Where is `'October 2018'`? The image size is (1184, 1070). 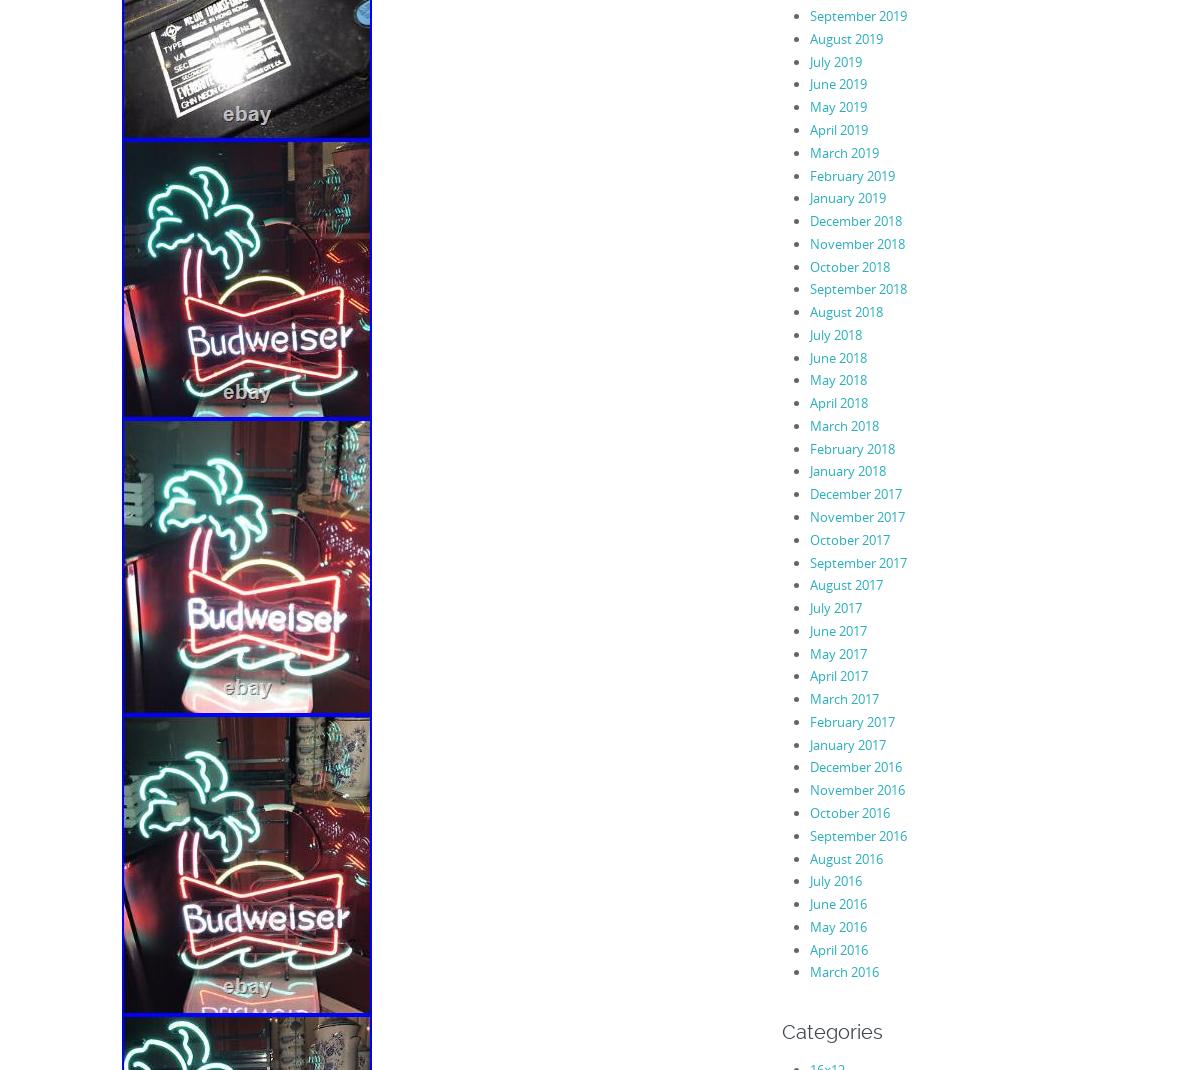 'October 2018' is located at coordinates (849, 265).